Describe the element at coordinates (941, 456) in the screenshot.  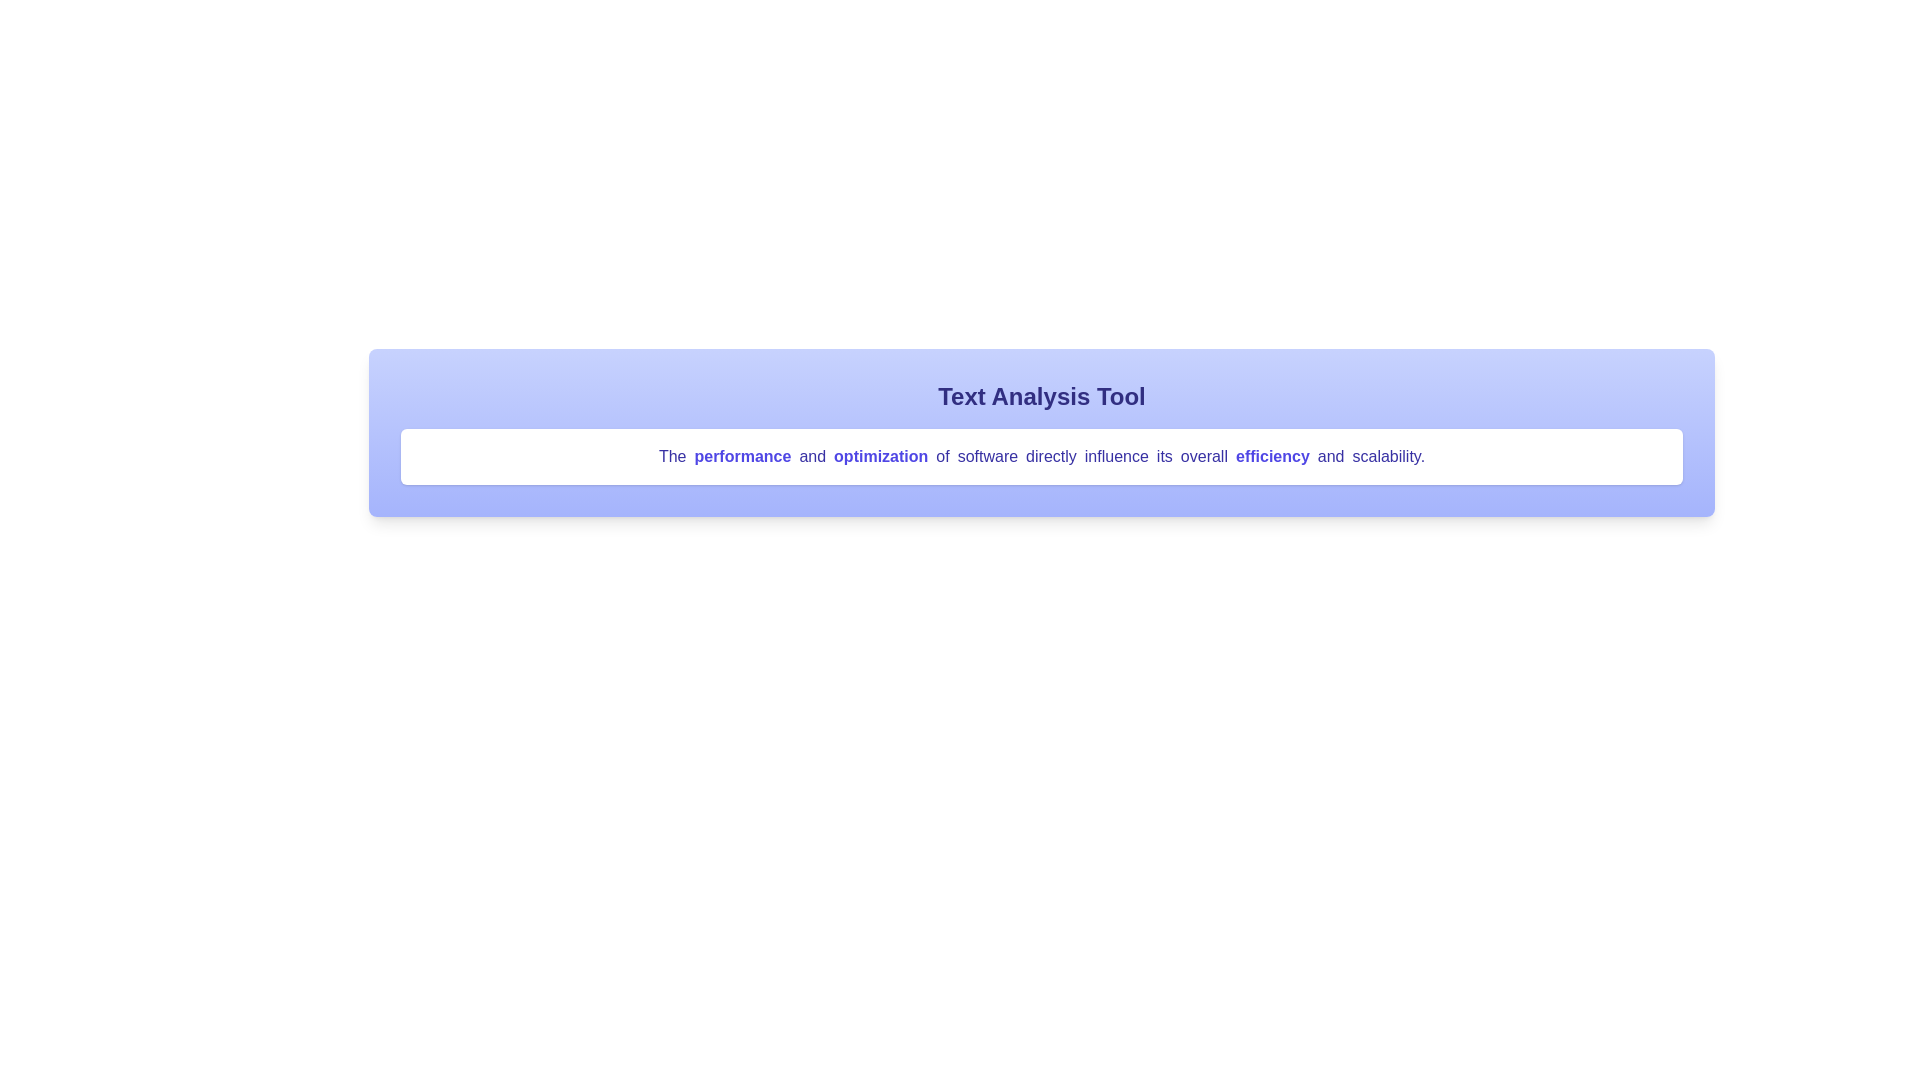
I see `the text element that serves as a linking preposition` at that location.